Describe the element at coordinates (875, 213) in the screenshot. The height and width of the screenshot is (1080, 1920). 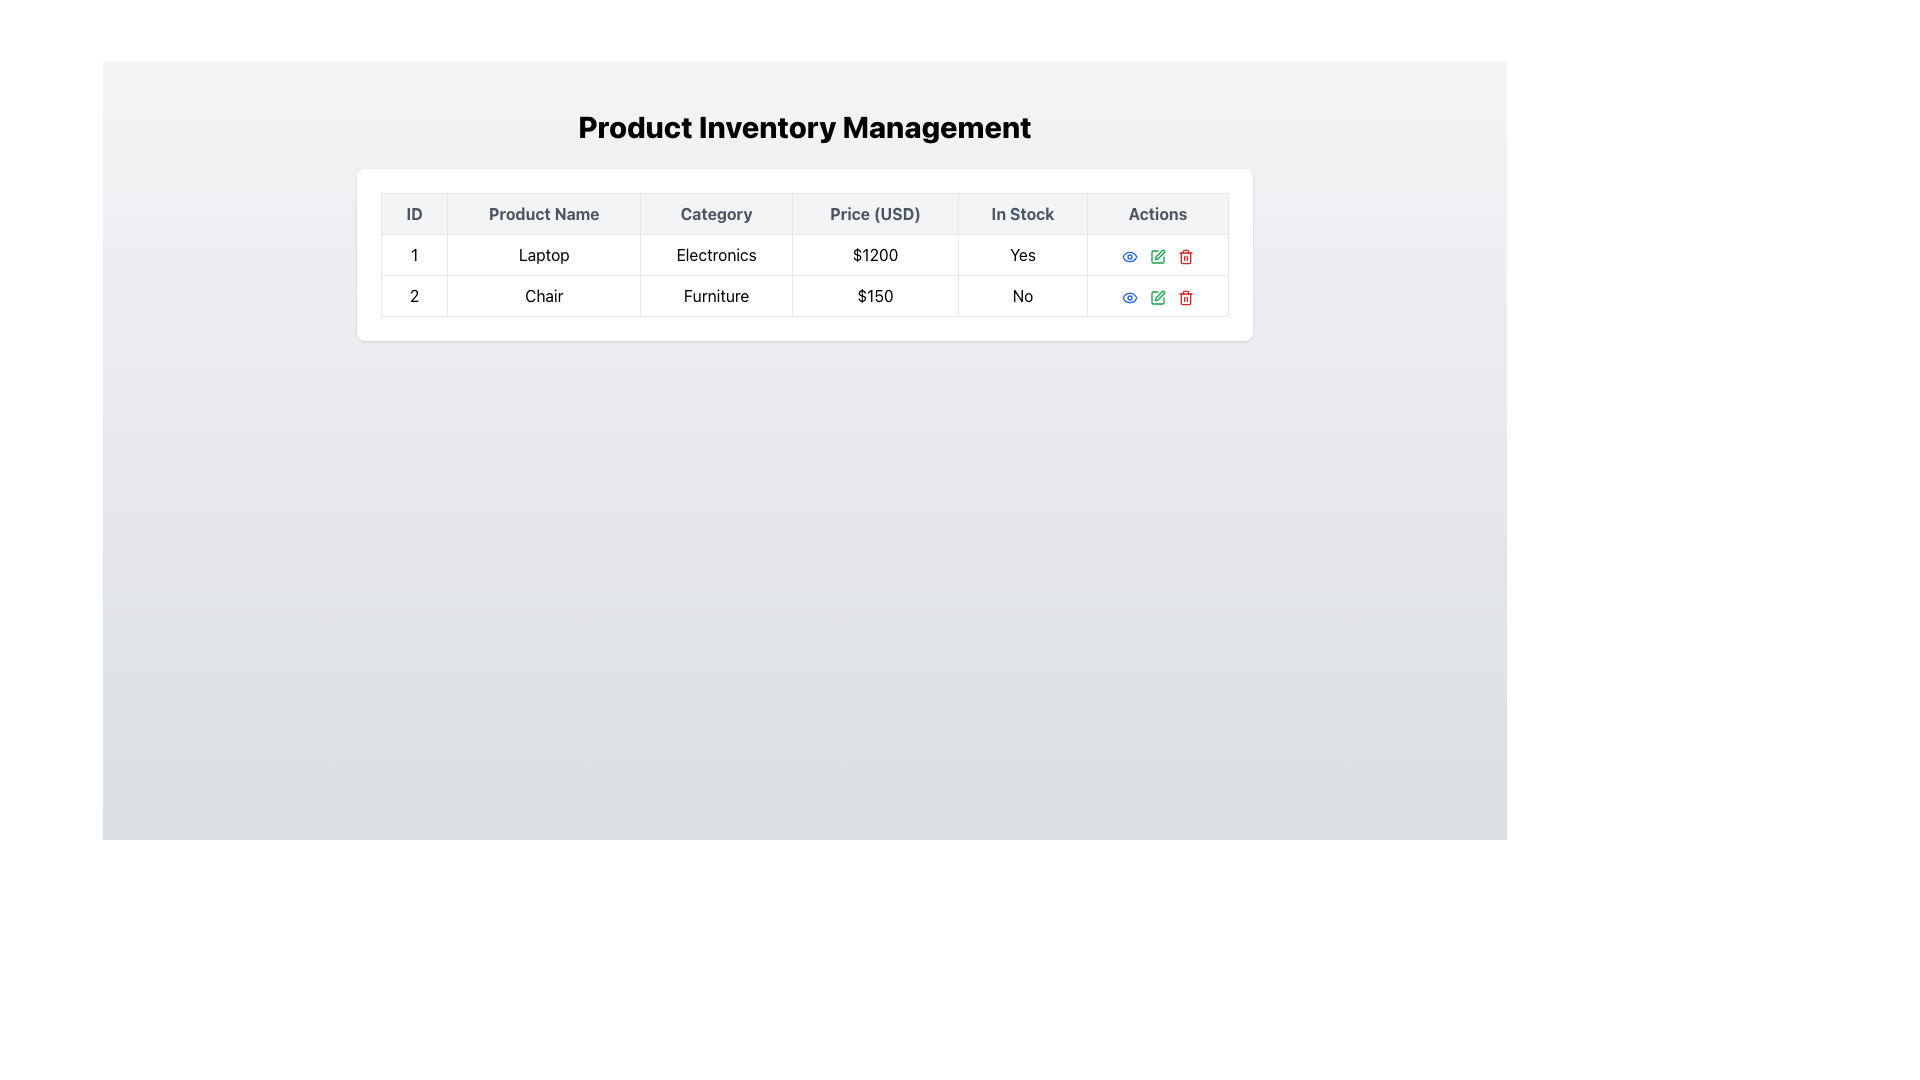
I see `the 'Price (USD)' column header in the table, which is the fourth header element, located between 'Category' and 'In Stock'` at that location.